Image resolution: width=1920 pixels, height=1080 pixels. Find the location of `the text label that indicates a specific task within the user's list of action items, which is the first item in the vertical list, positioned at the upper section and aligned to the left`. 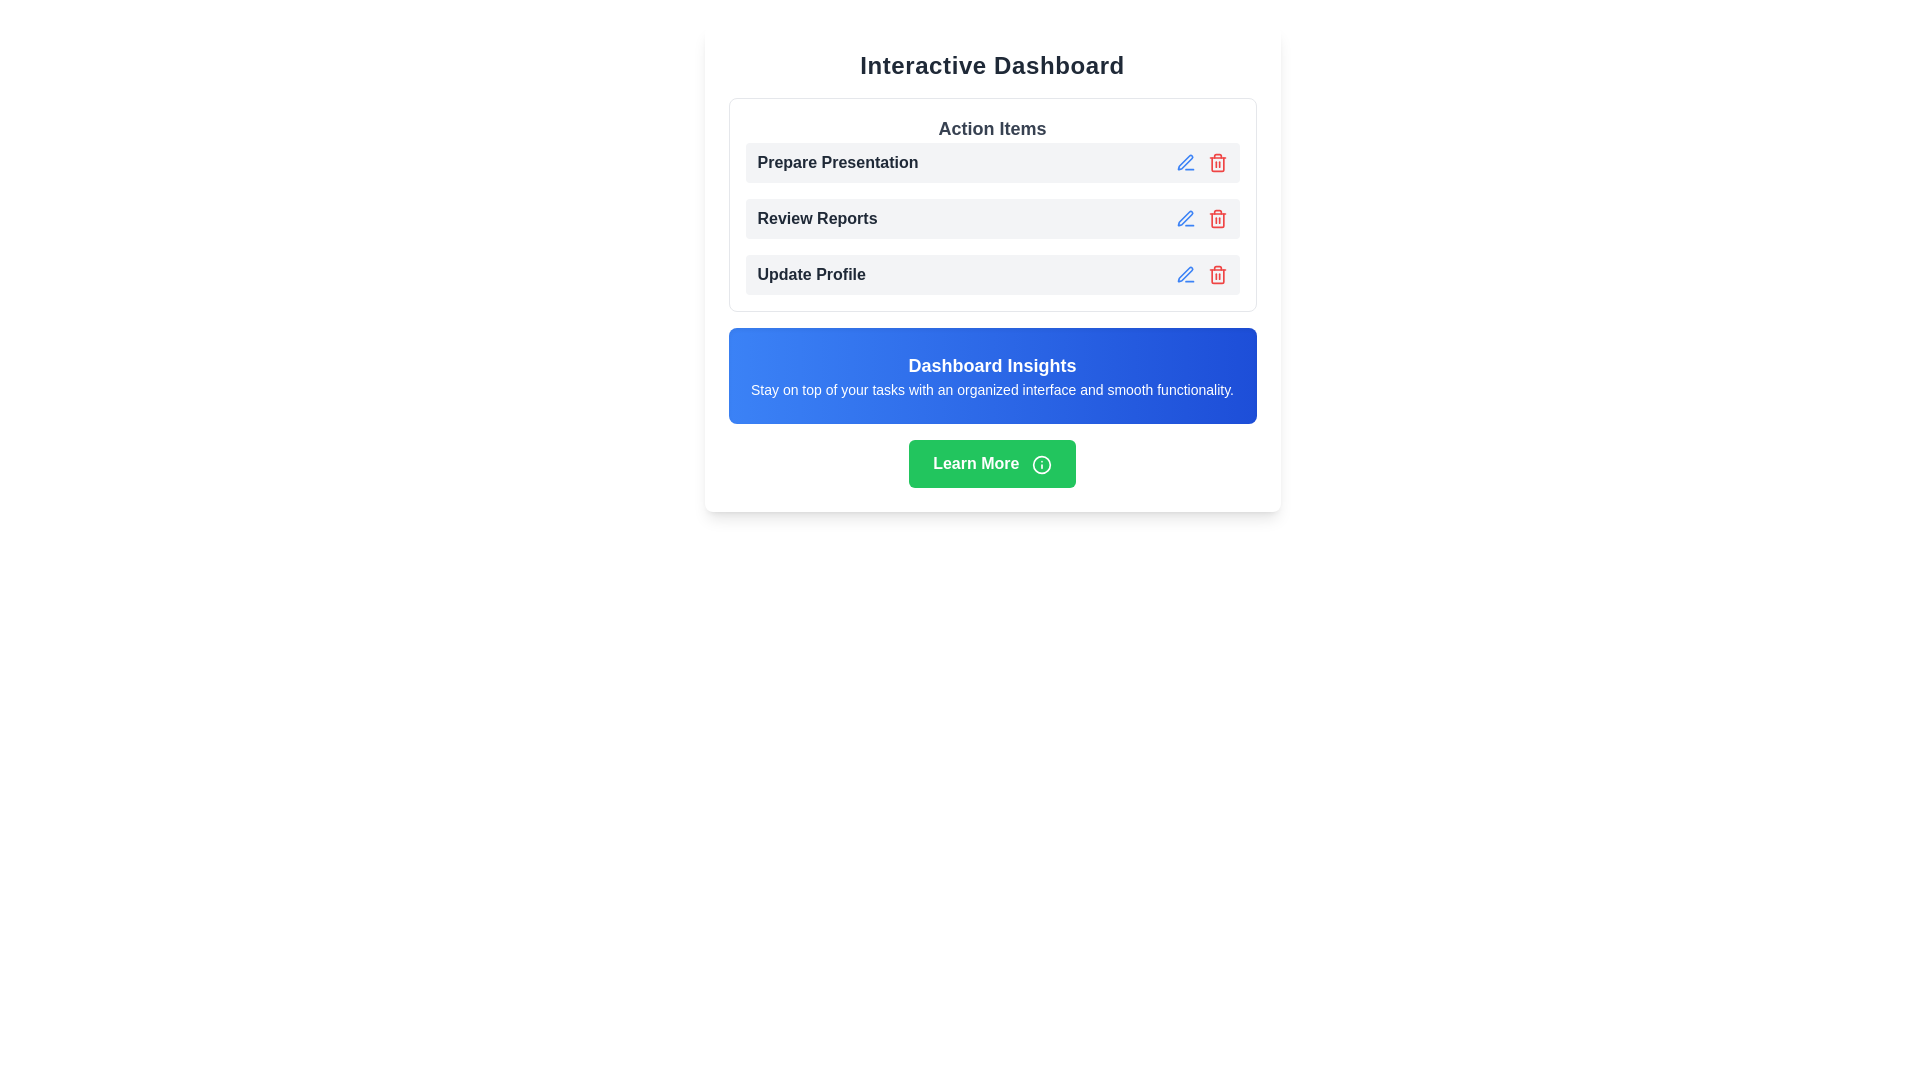

the text label that indicates a specific task within the user's list of action items, which is the first item in the vertical list, positioned at the upper section and aligned to the left is located at coordinates (837, 161).